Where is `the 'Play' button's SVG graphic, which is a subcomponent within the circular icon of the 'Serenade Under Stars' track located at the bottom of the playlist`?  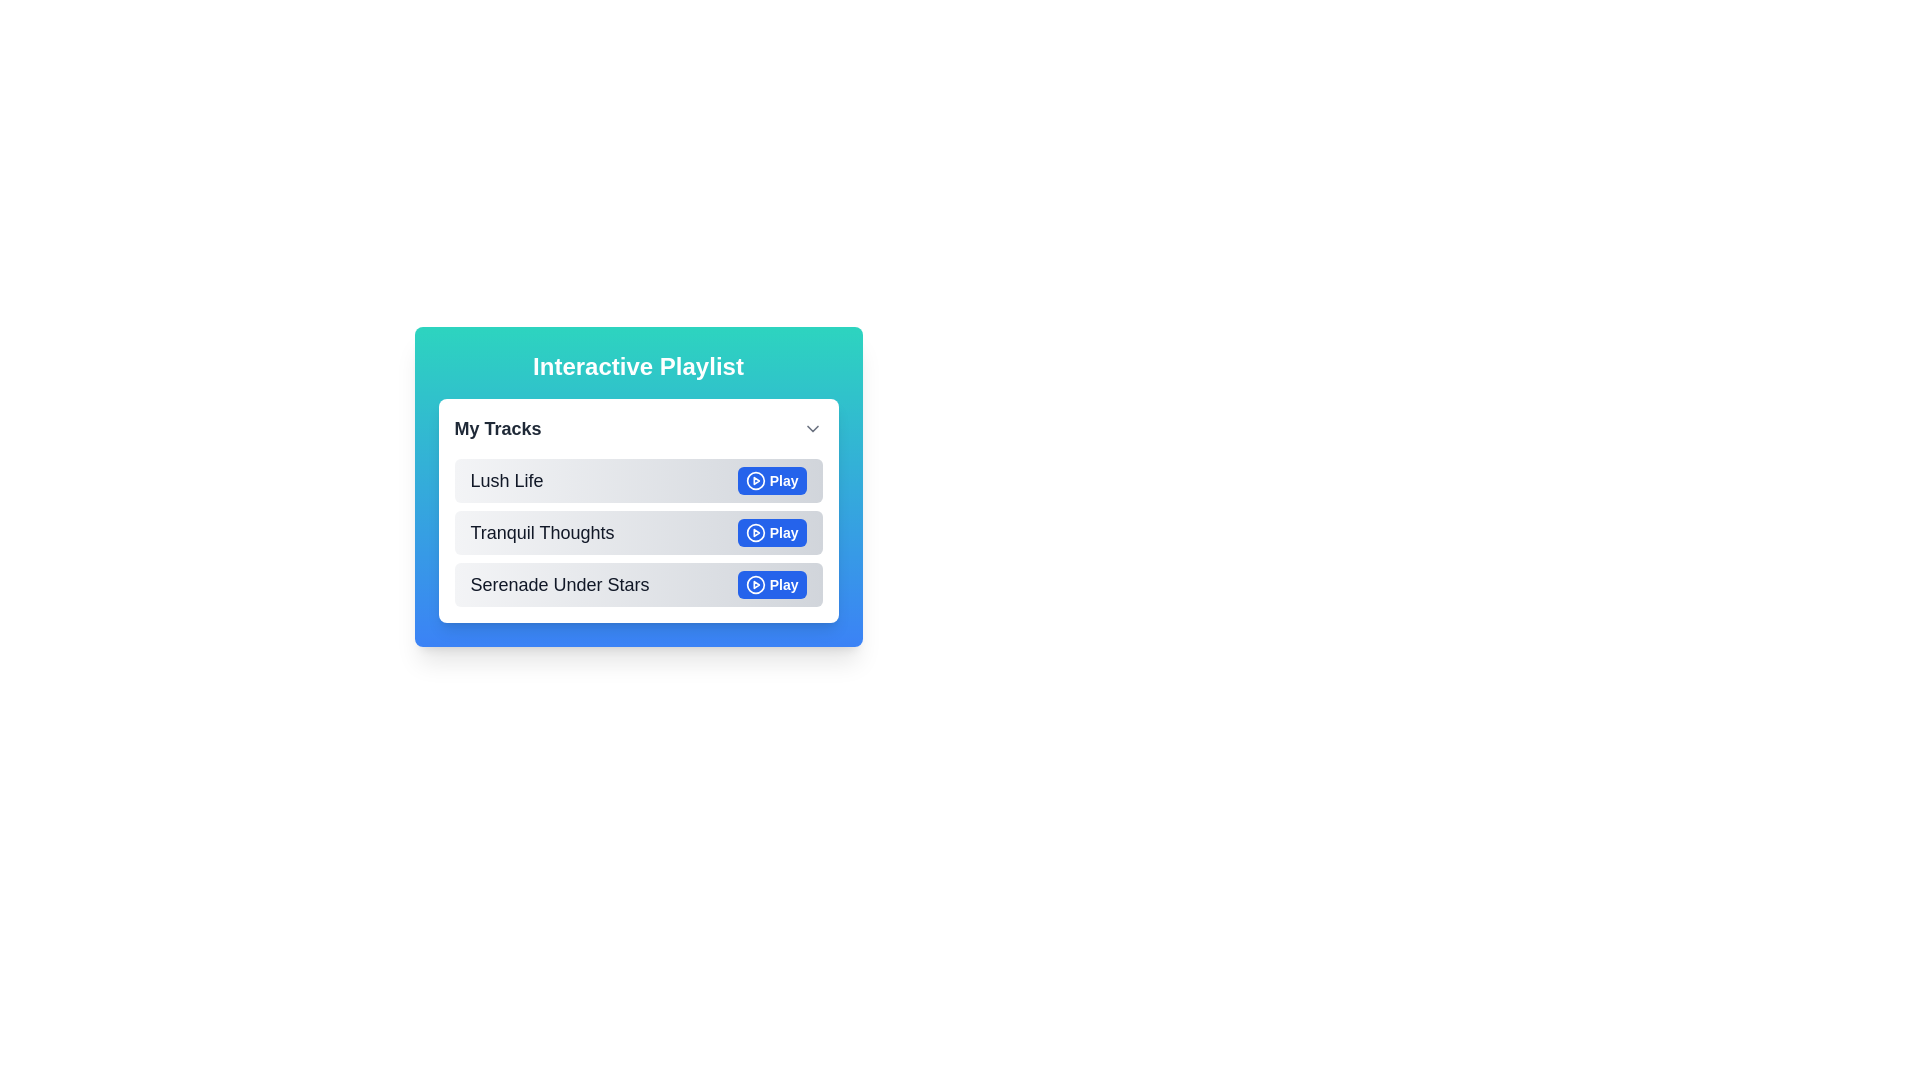 the 'Play' button's SVG graphic, which is a subcomponent within the circular icon of the 'Serenade Under Stars' track located at the bottom of the playlist is located at coordinates (754, 585).